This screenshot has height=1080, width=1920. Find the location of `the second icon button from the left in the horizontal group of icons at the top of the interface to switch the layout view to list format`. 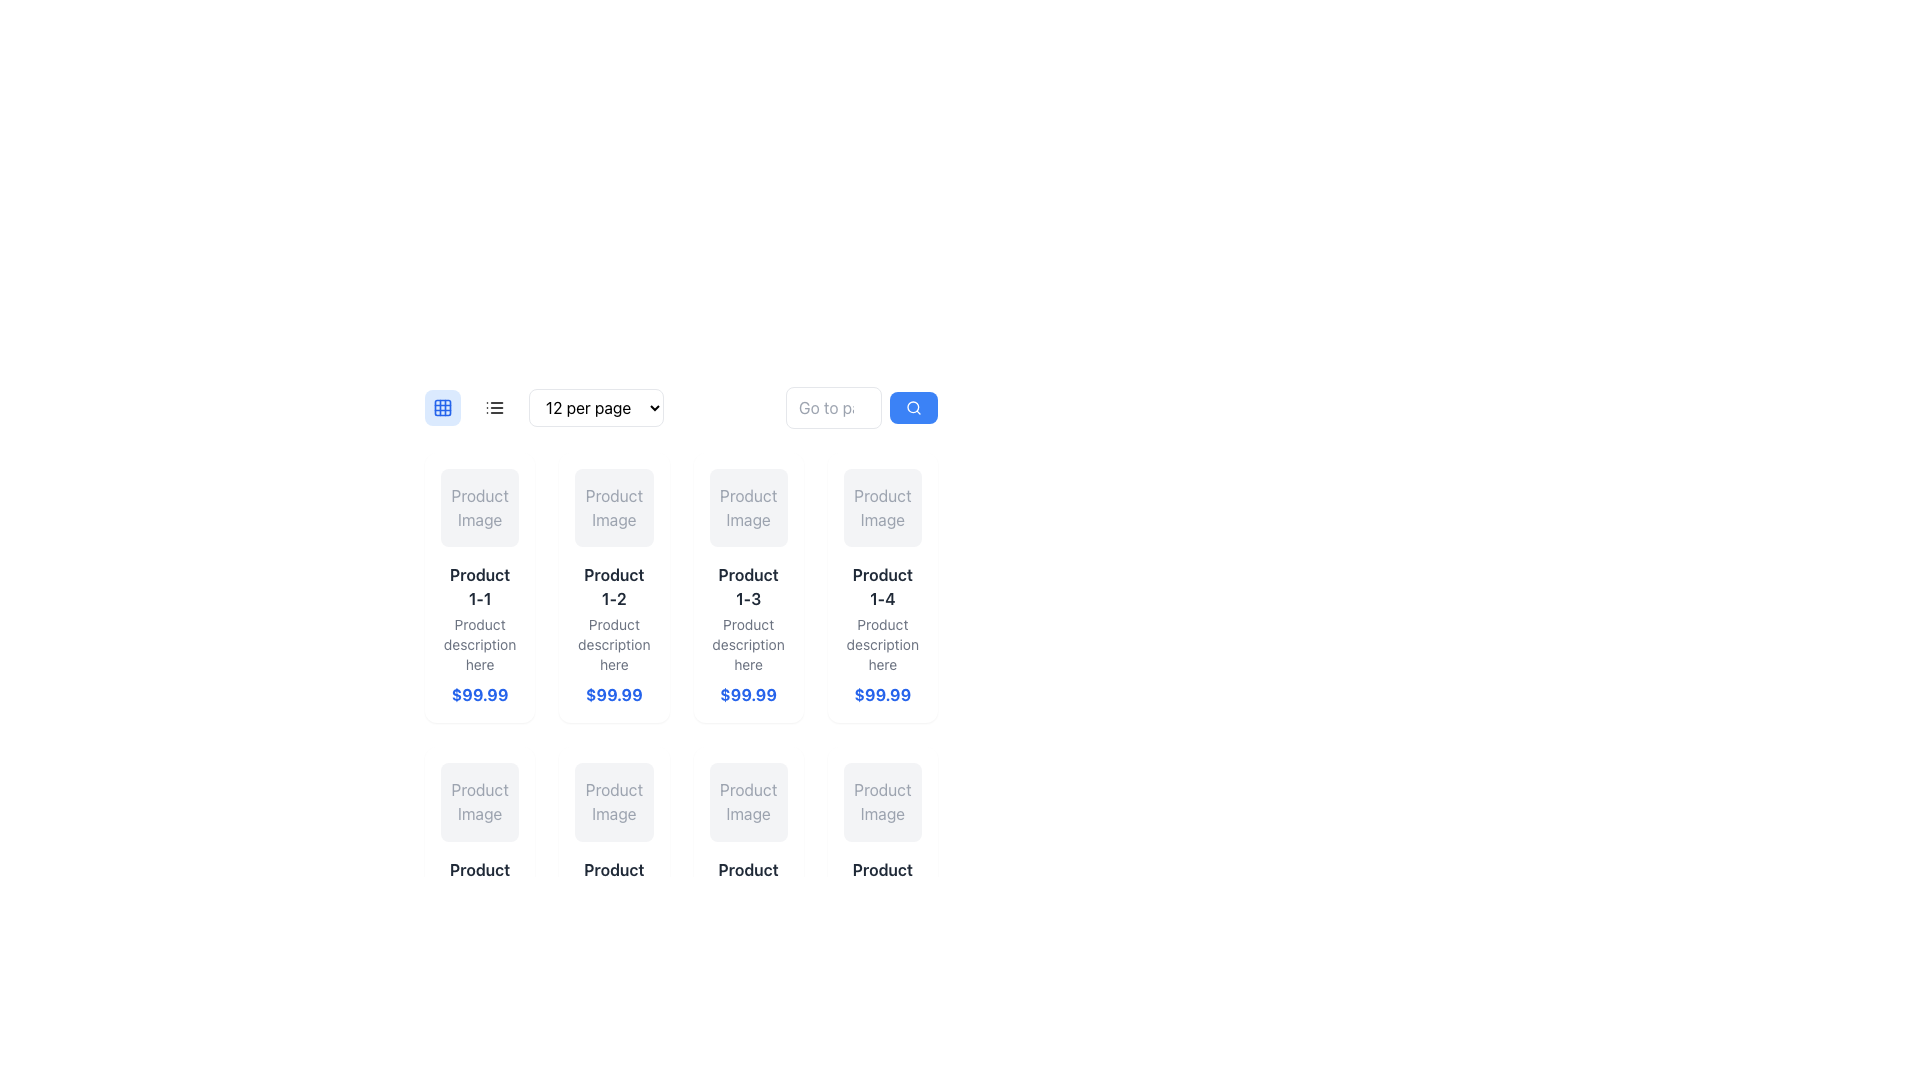

the second icon button from the left in the horizontal group of icons at the top of the interface to switch the layout view to list format is located at coordinates (494, 407).